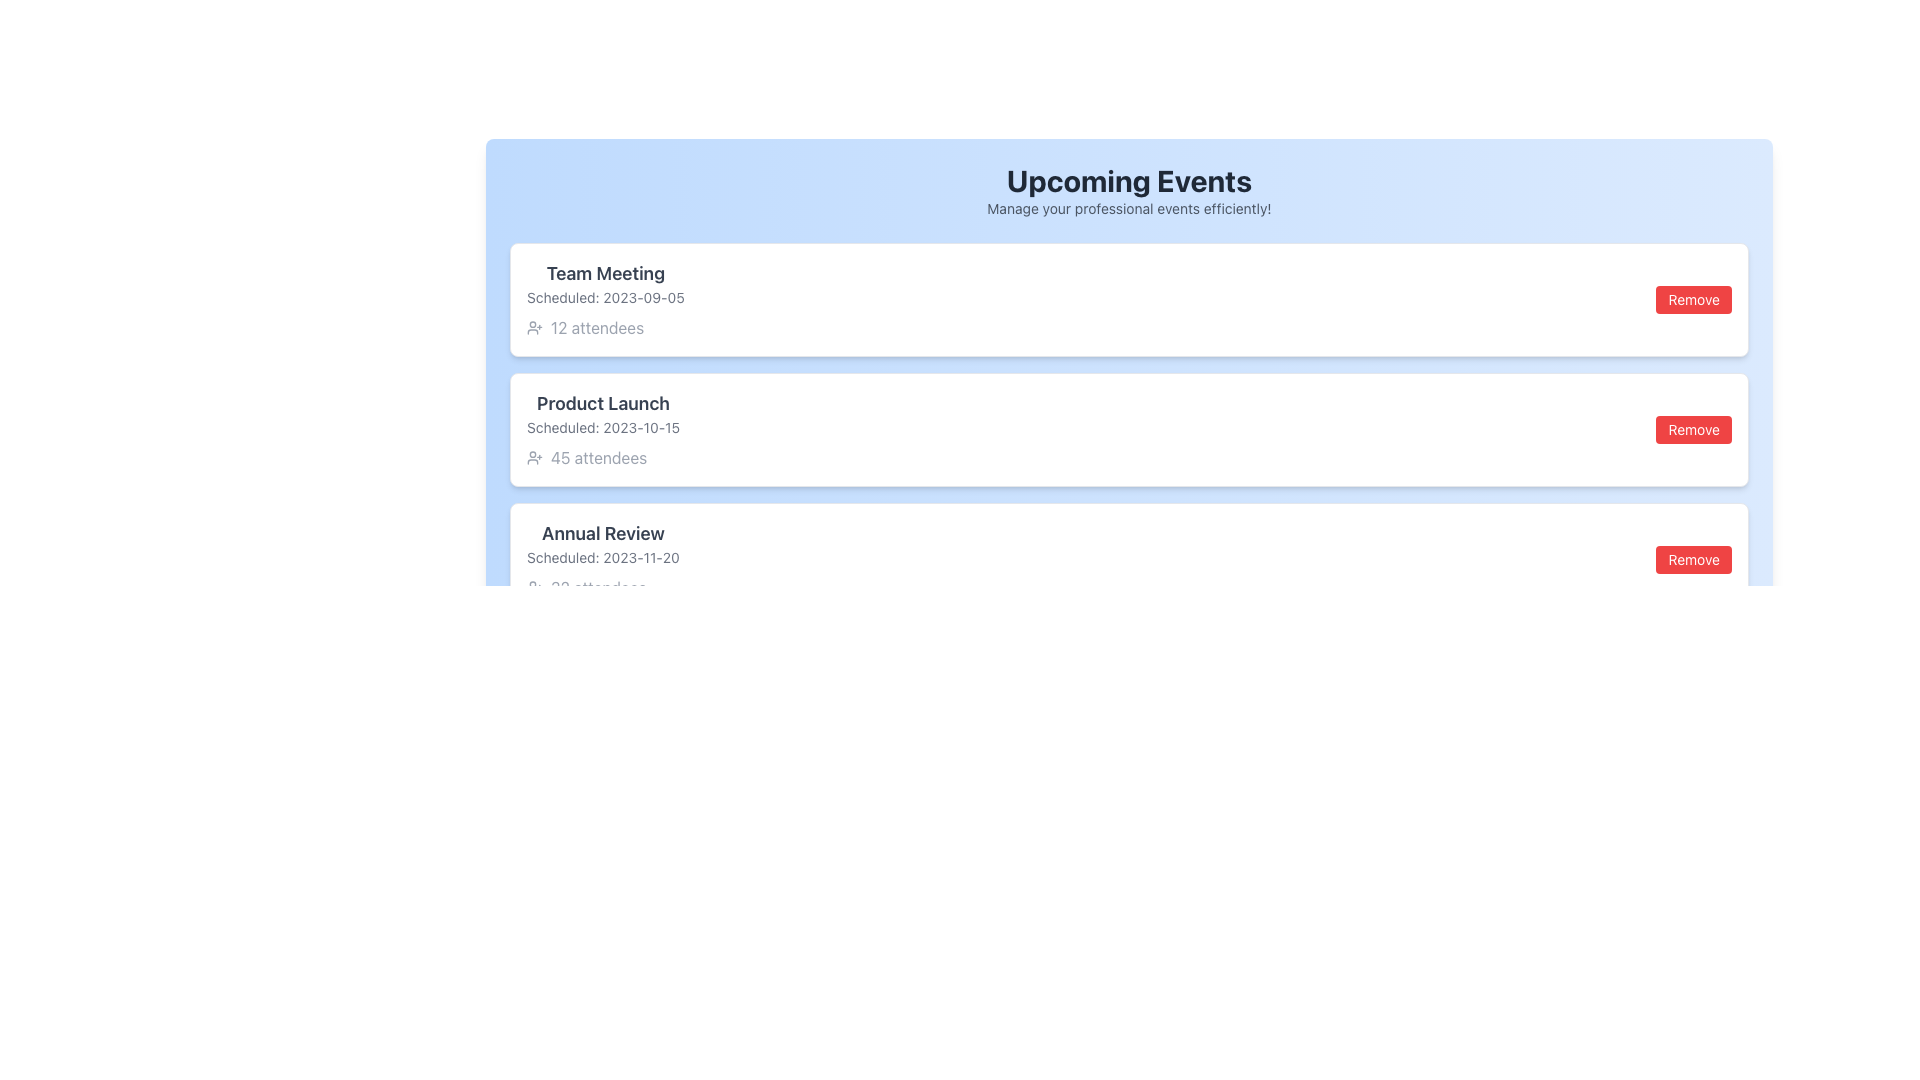  What do you see at coordinates (602, 559) in the screenshot?
I see `details from the Informational Block displaying event information located in the third row beneath the 'Upcoming Events' header, positioned between 'Product Launch' and the 'Remove' button` at bounding box center [602, 559].